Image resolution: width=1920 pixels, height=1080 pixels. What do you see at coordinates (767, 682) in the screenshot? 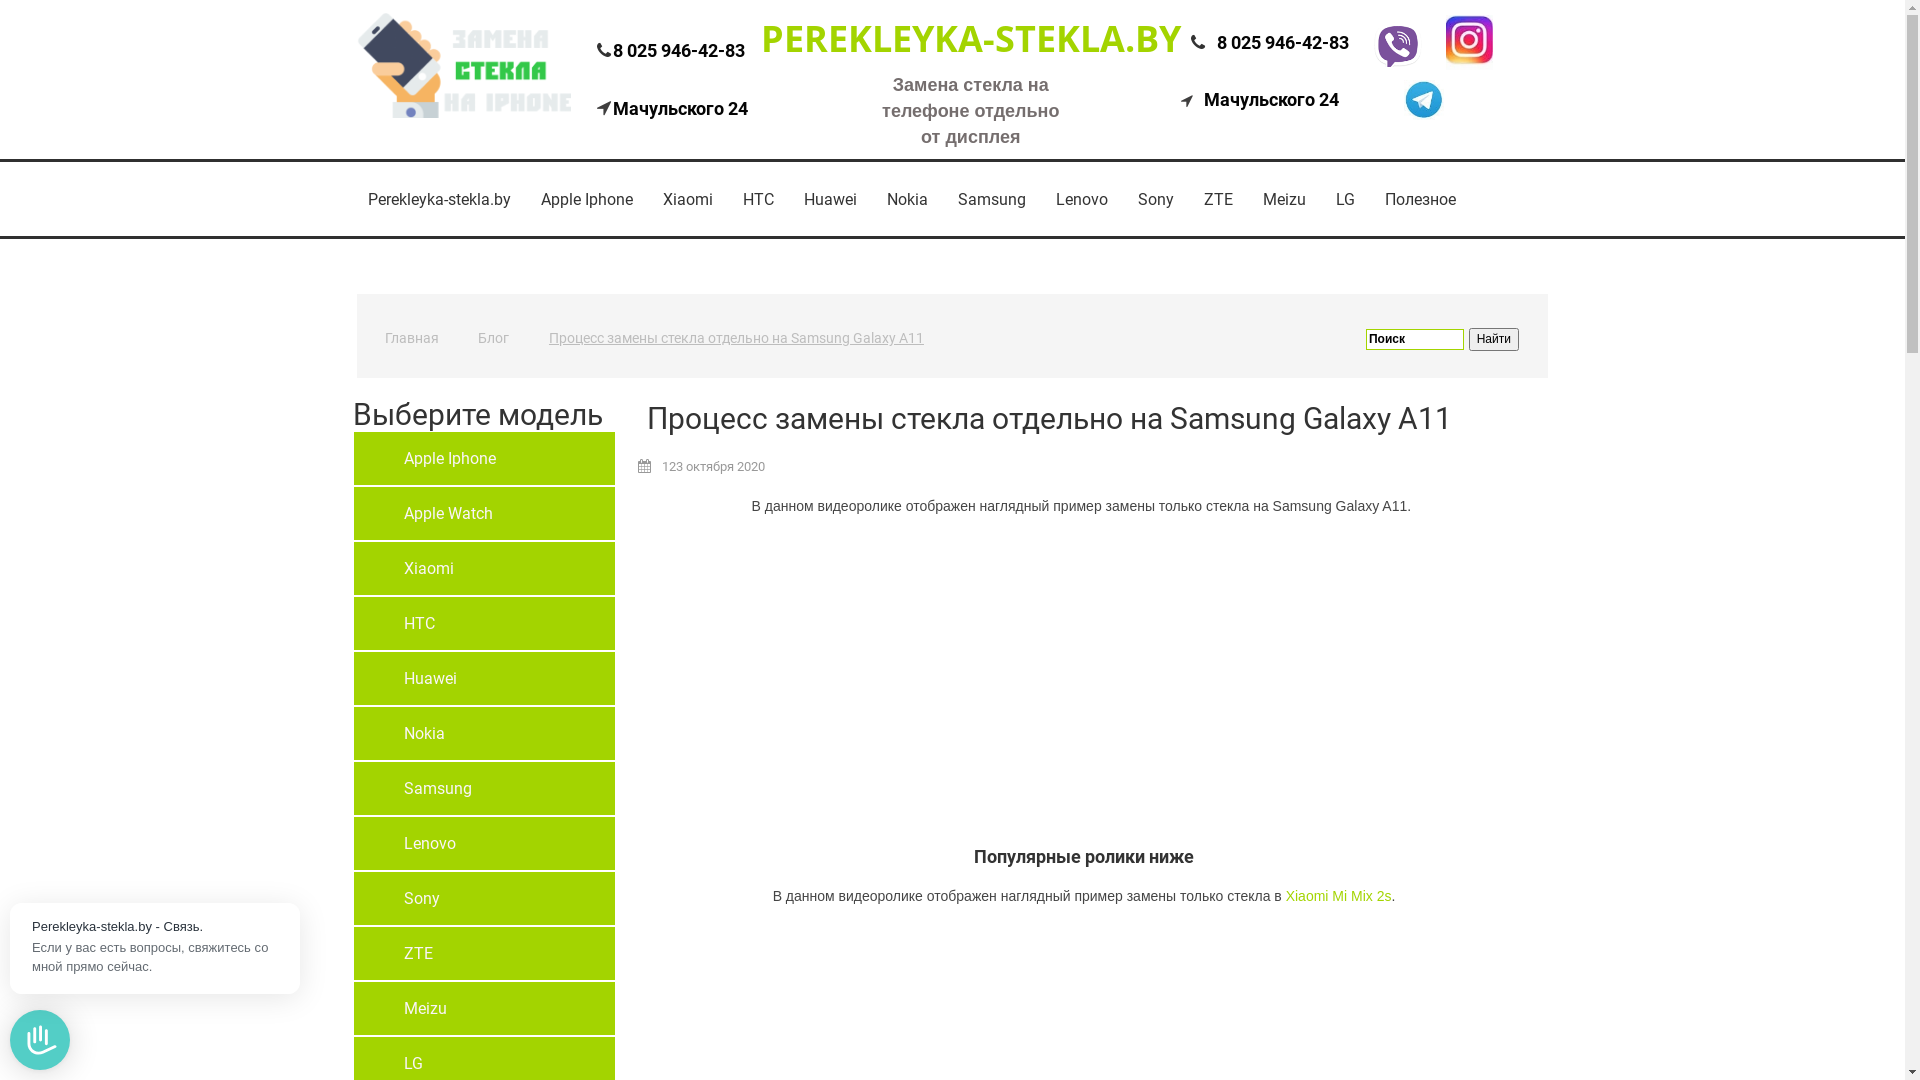
I see `'YouTube video player'` at bounding box center [767, 682].